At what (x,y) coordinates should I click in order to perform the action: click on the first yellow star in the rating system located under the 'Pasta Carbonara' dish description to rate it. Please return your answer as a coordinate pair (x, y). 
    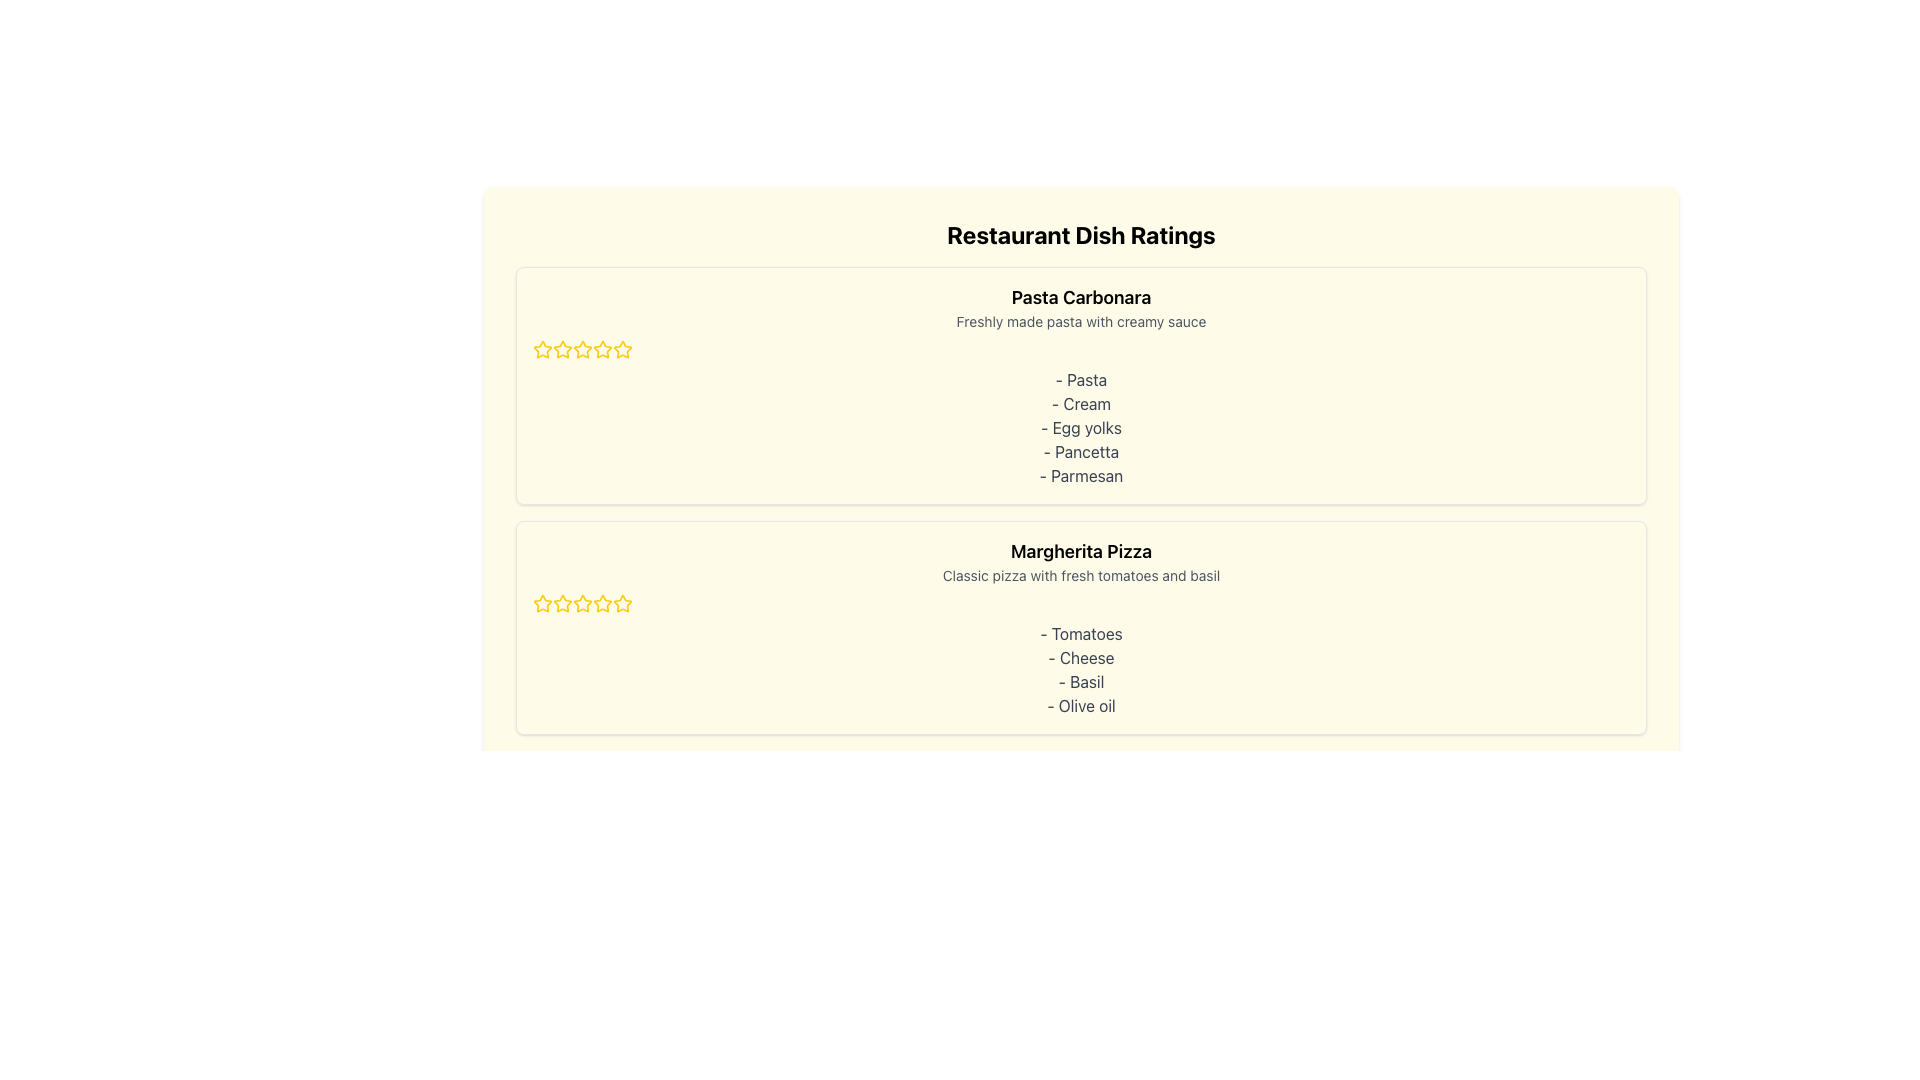
    Looking at the image, I should click on (542, 349).